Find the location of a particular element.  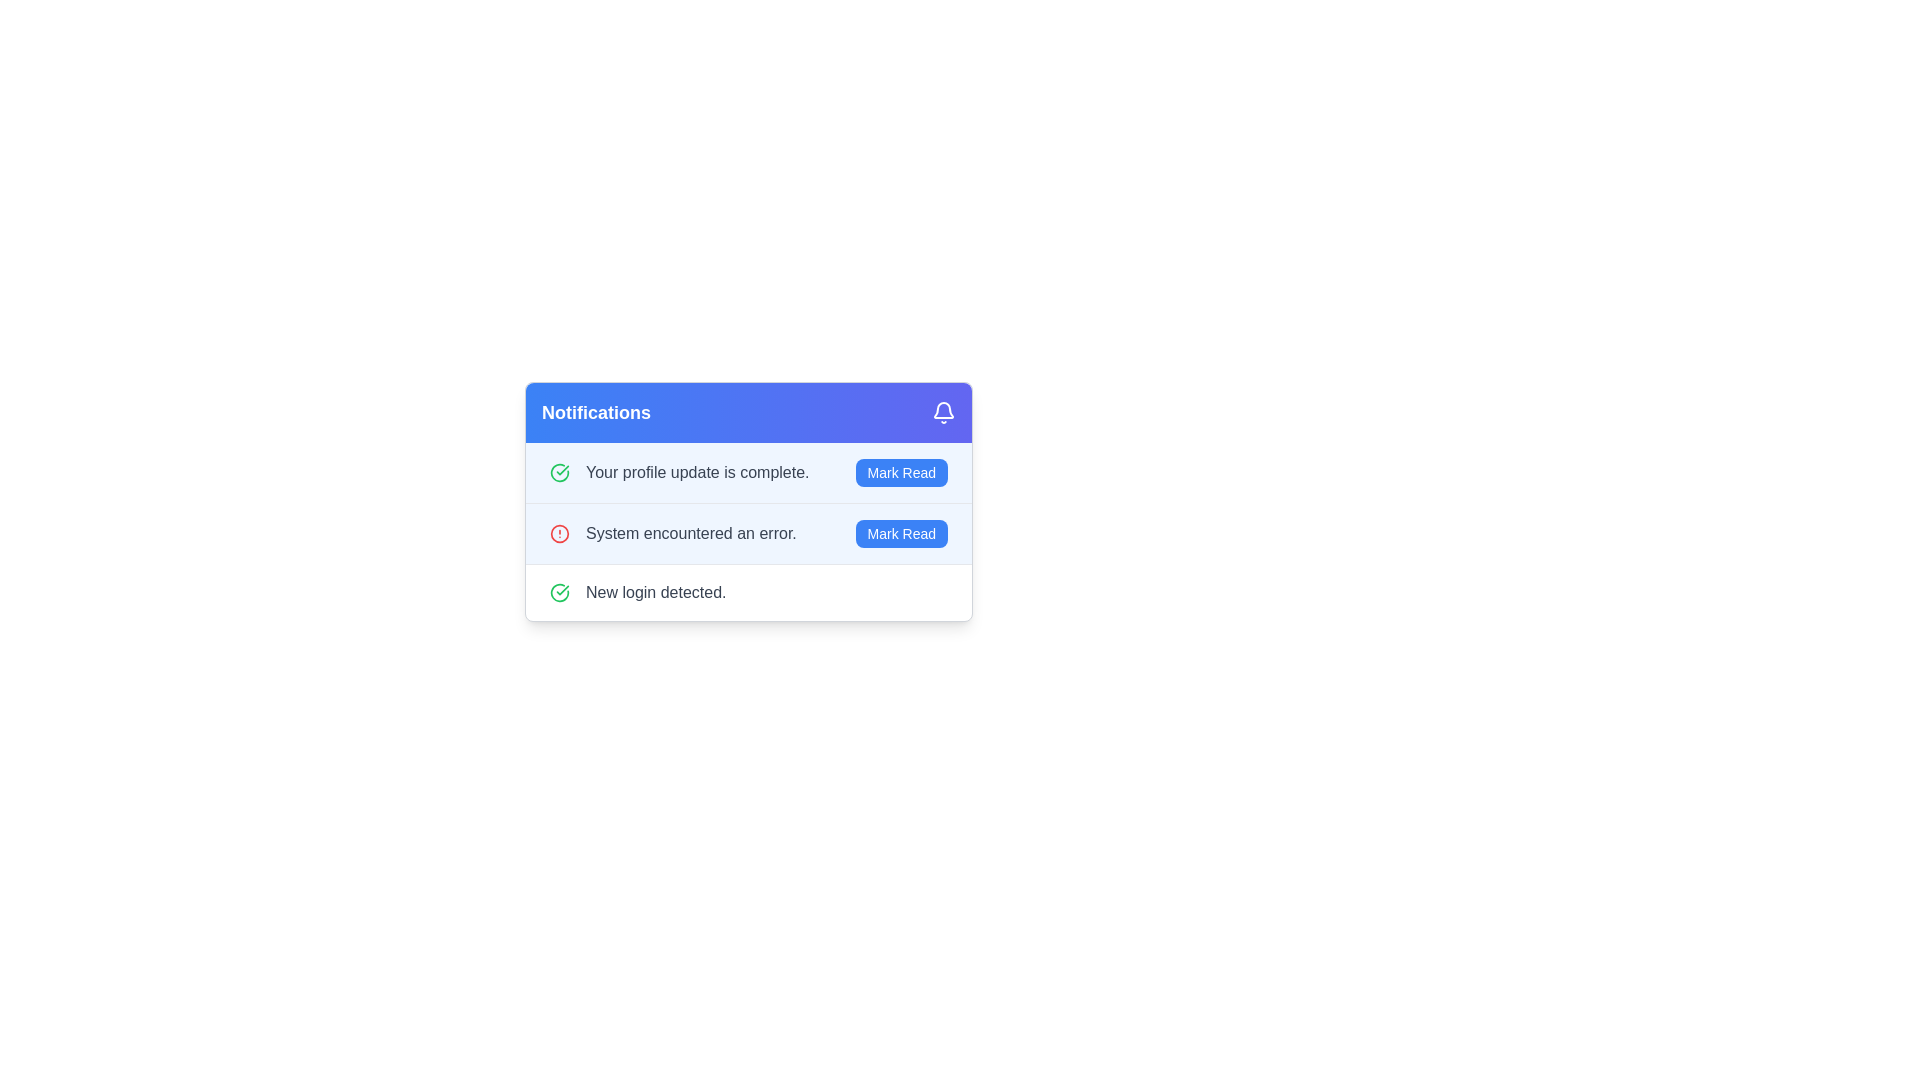

the second notification with the text 'System encountered an error.' which has a red alert icon to its left is located at coordinates (673, 532).